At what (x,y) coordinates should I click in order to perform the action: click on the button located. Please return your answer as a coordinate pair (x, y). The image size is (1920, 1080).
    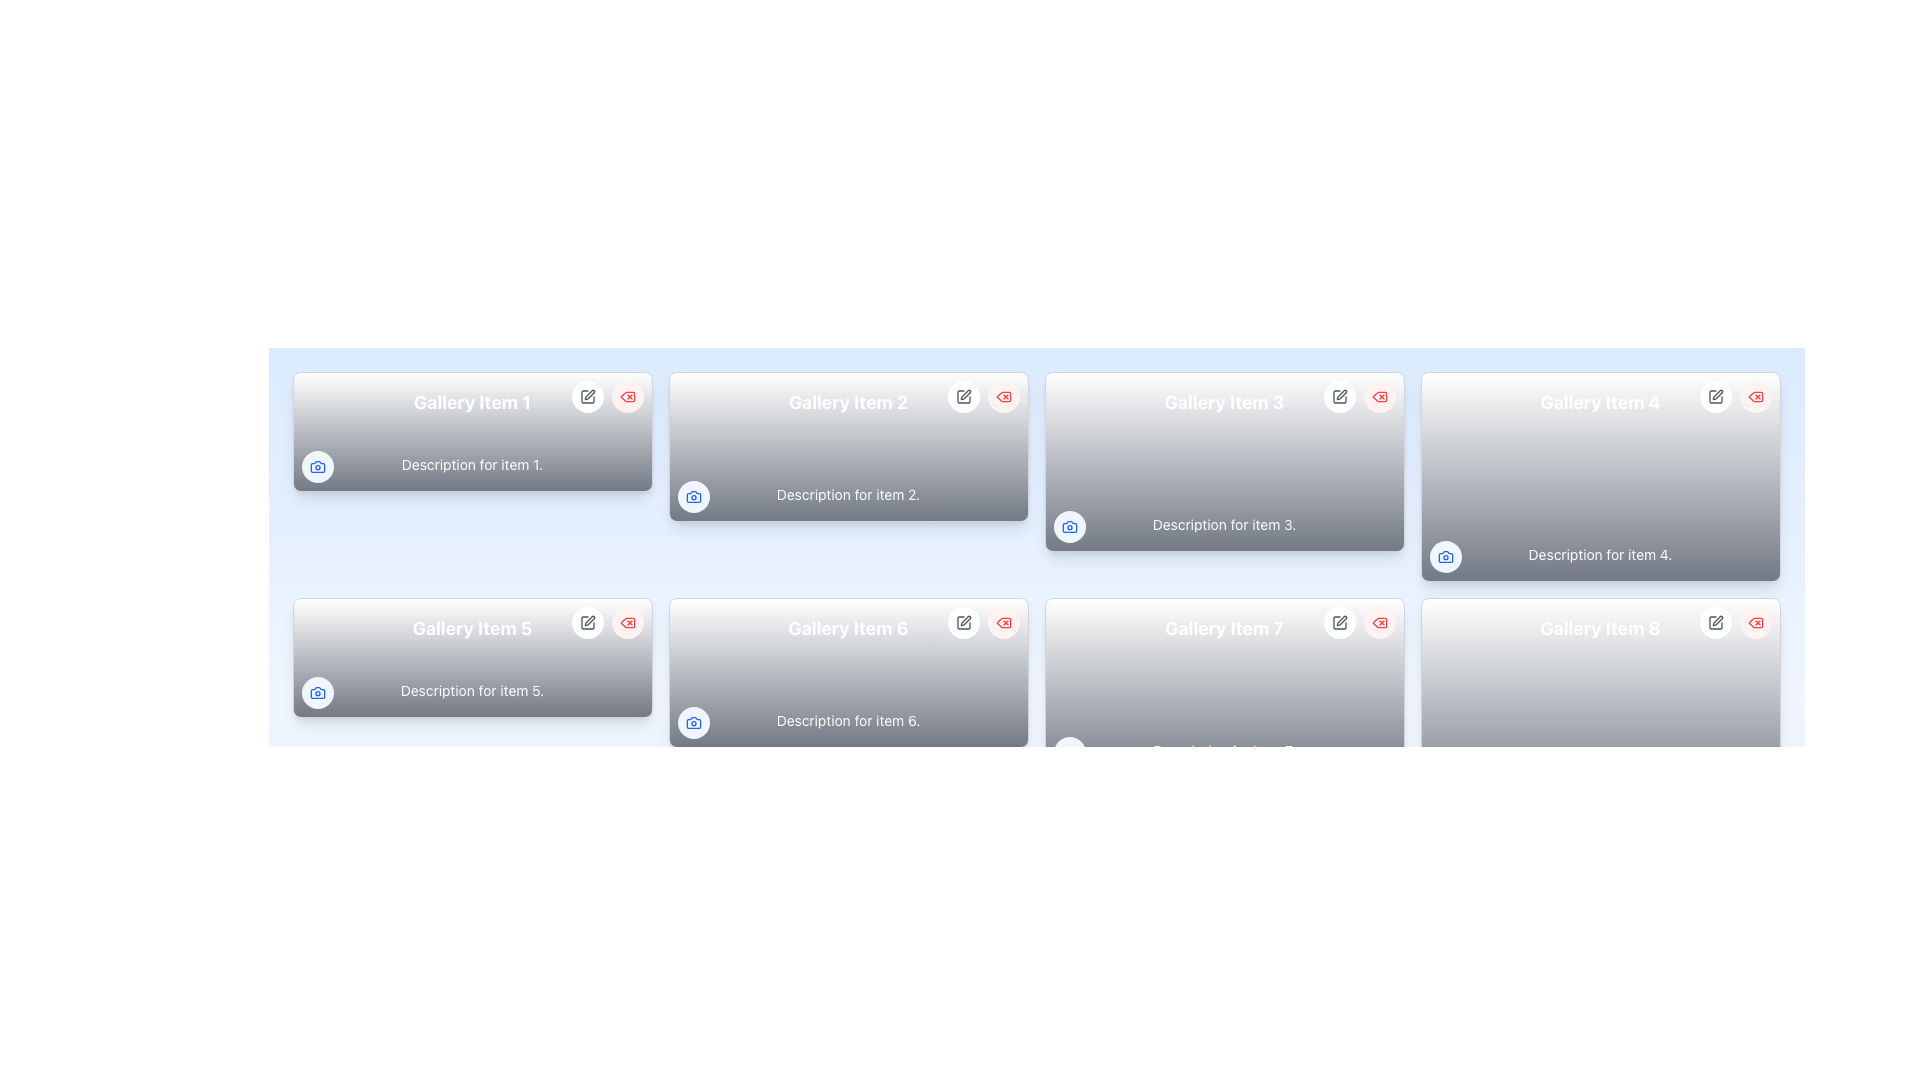
    Looking at the image, I should click on (316, 692).